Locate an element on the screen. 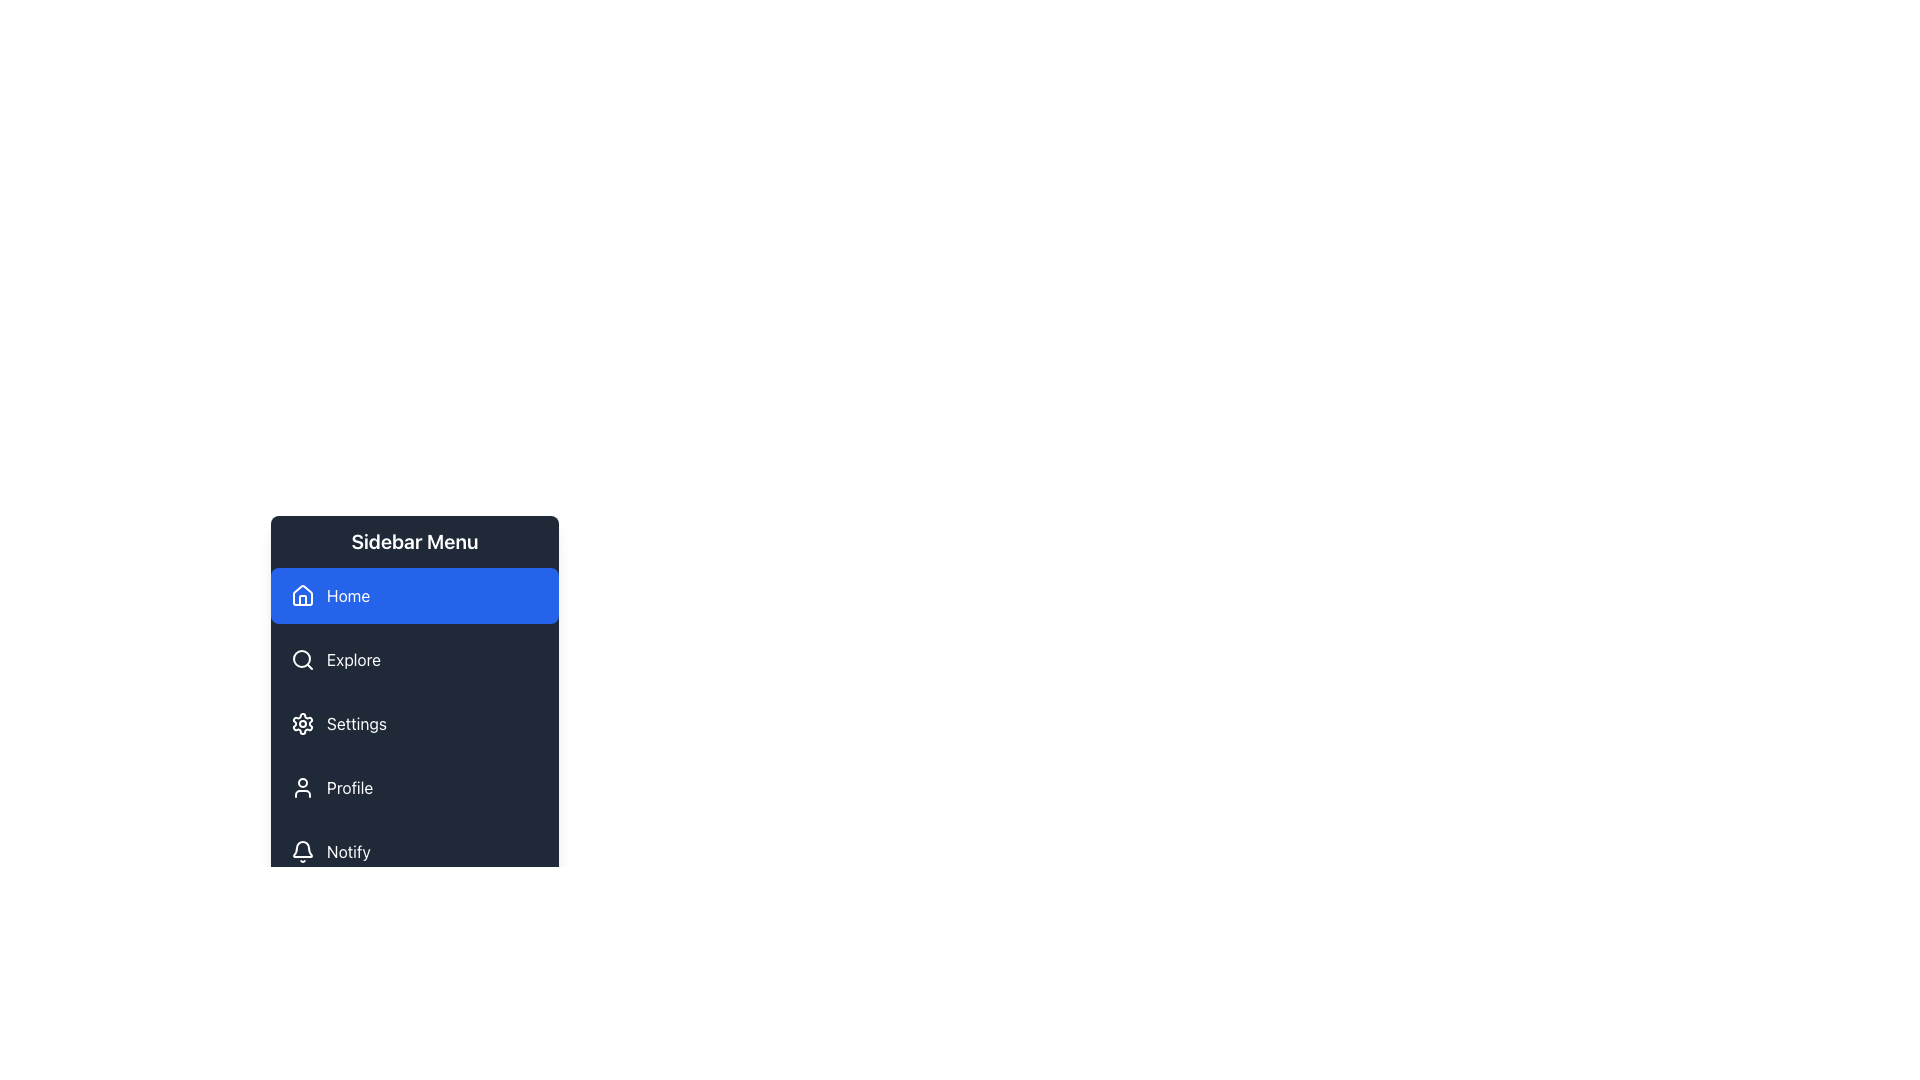 The width and height of the screenshot is (1920, 1080). the house-shaped icon in the sidebar menu that represents the 'Home' button is located at coordinates (301, 593).